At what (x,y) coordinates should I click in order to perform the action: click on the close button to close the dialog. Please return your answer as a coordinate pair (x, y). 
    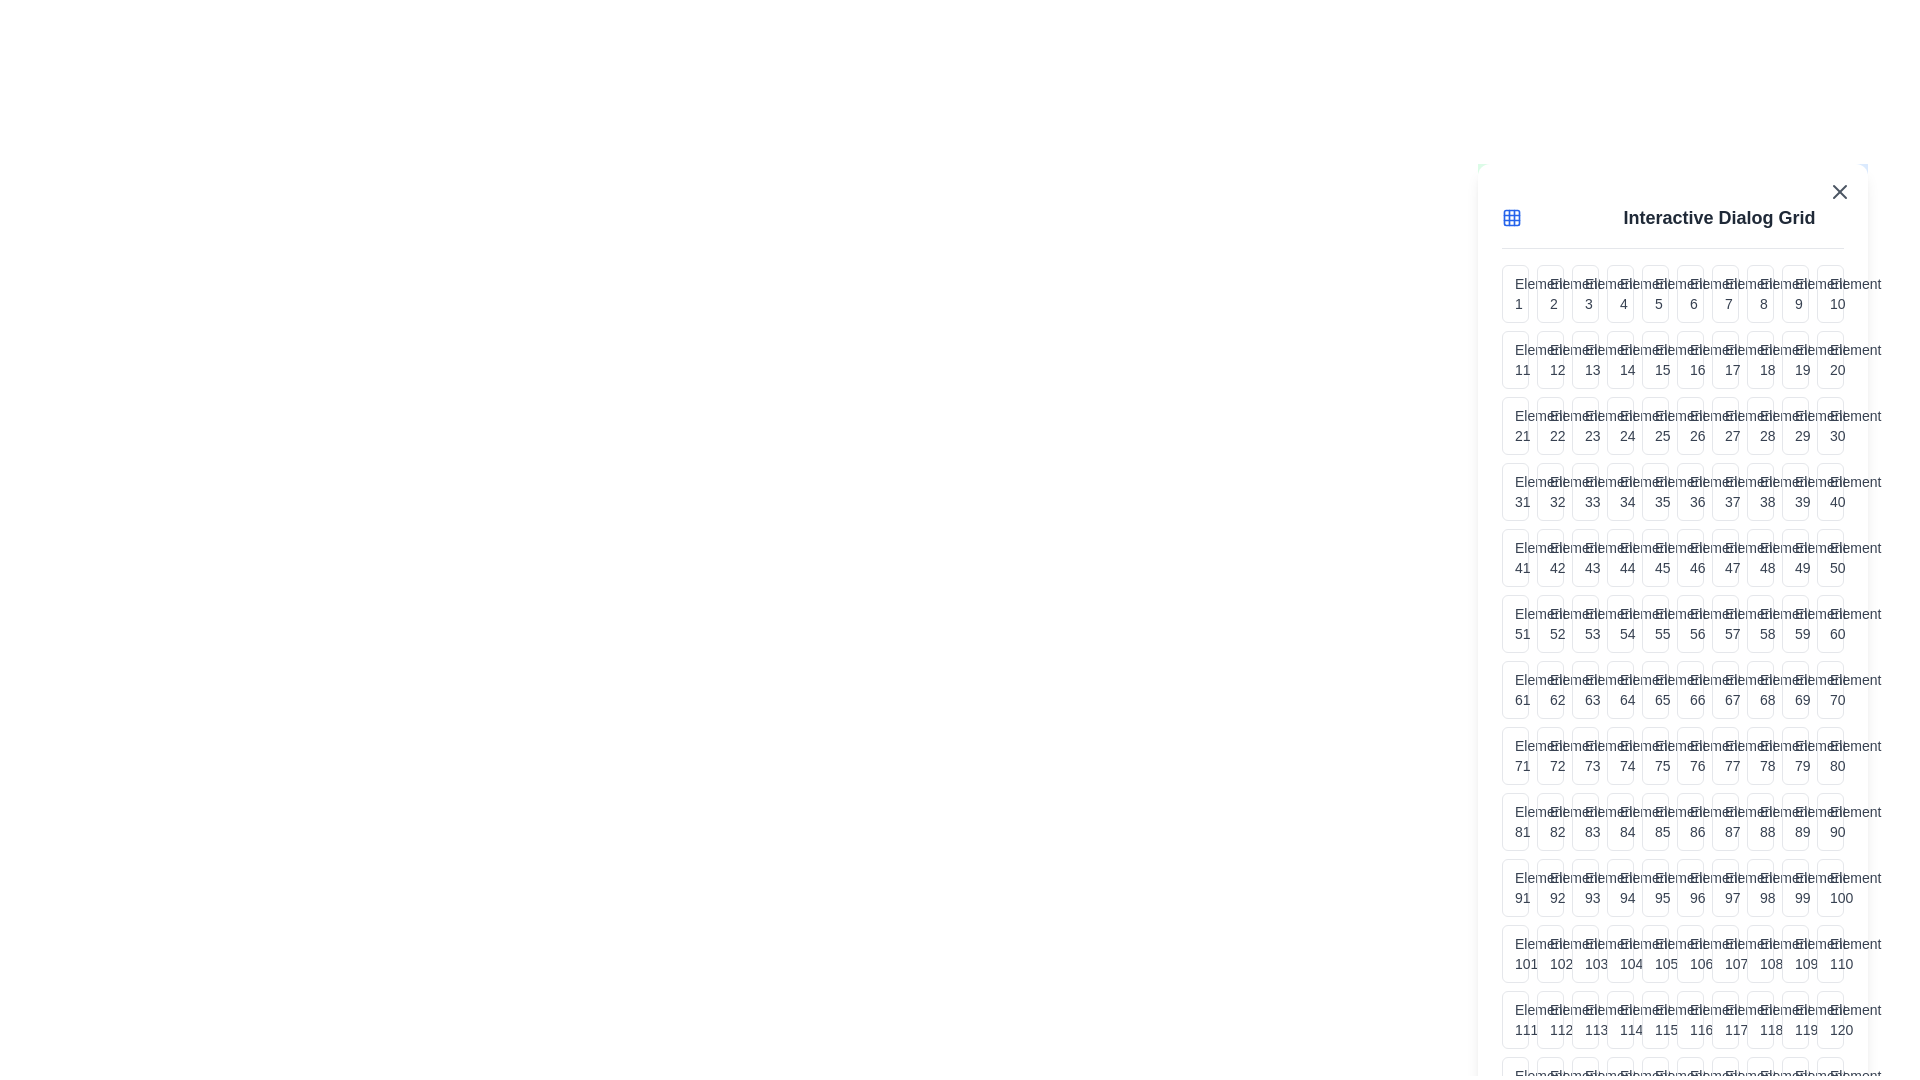
    Looking at the image, I should click on (1839, 192).